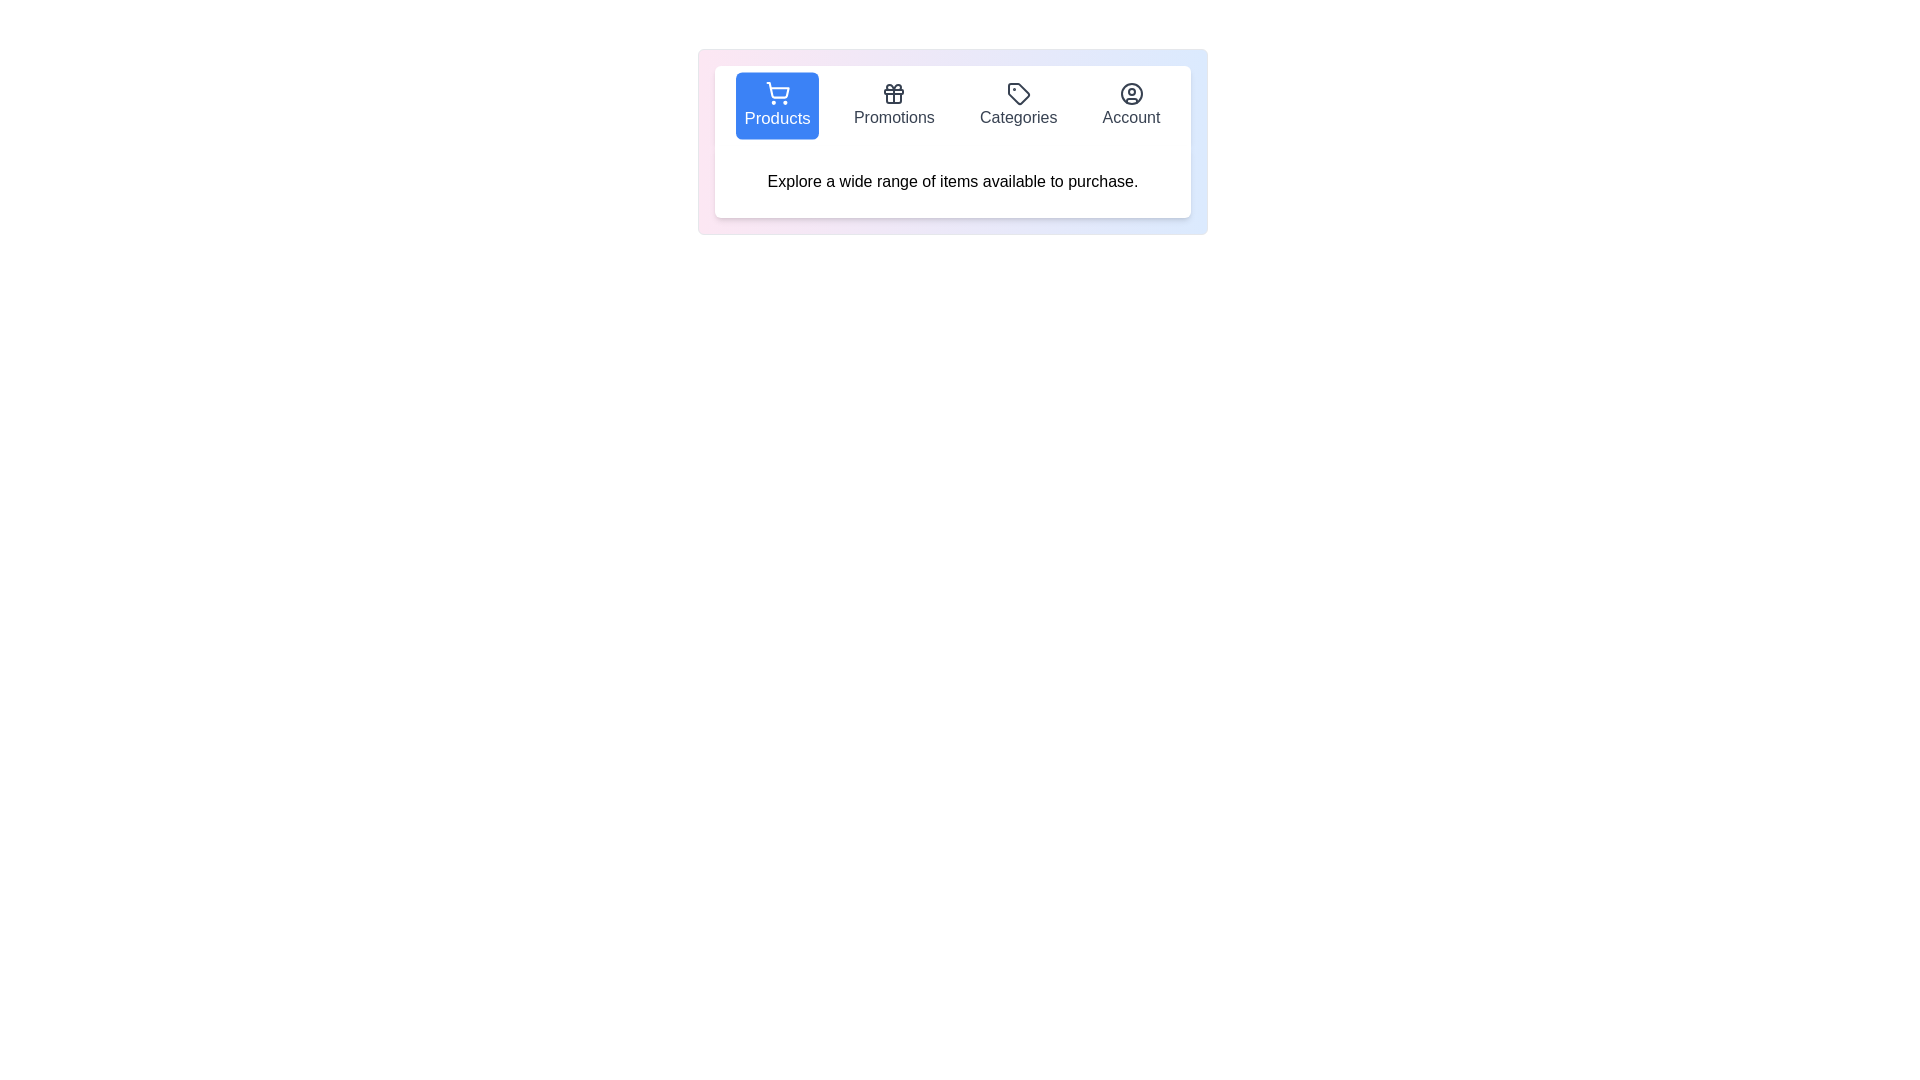  What do you see at coordinates (1018, 105) in the screenshot?
I see `the tab labeled Categories to select it` at bounding box center [1018, 105].